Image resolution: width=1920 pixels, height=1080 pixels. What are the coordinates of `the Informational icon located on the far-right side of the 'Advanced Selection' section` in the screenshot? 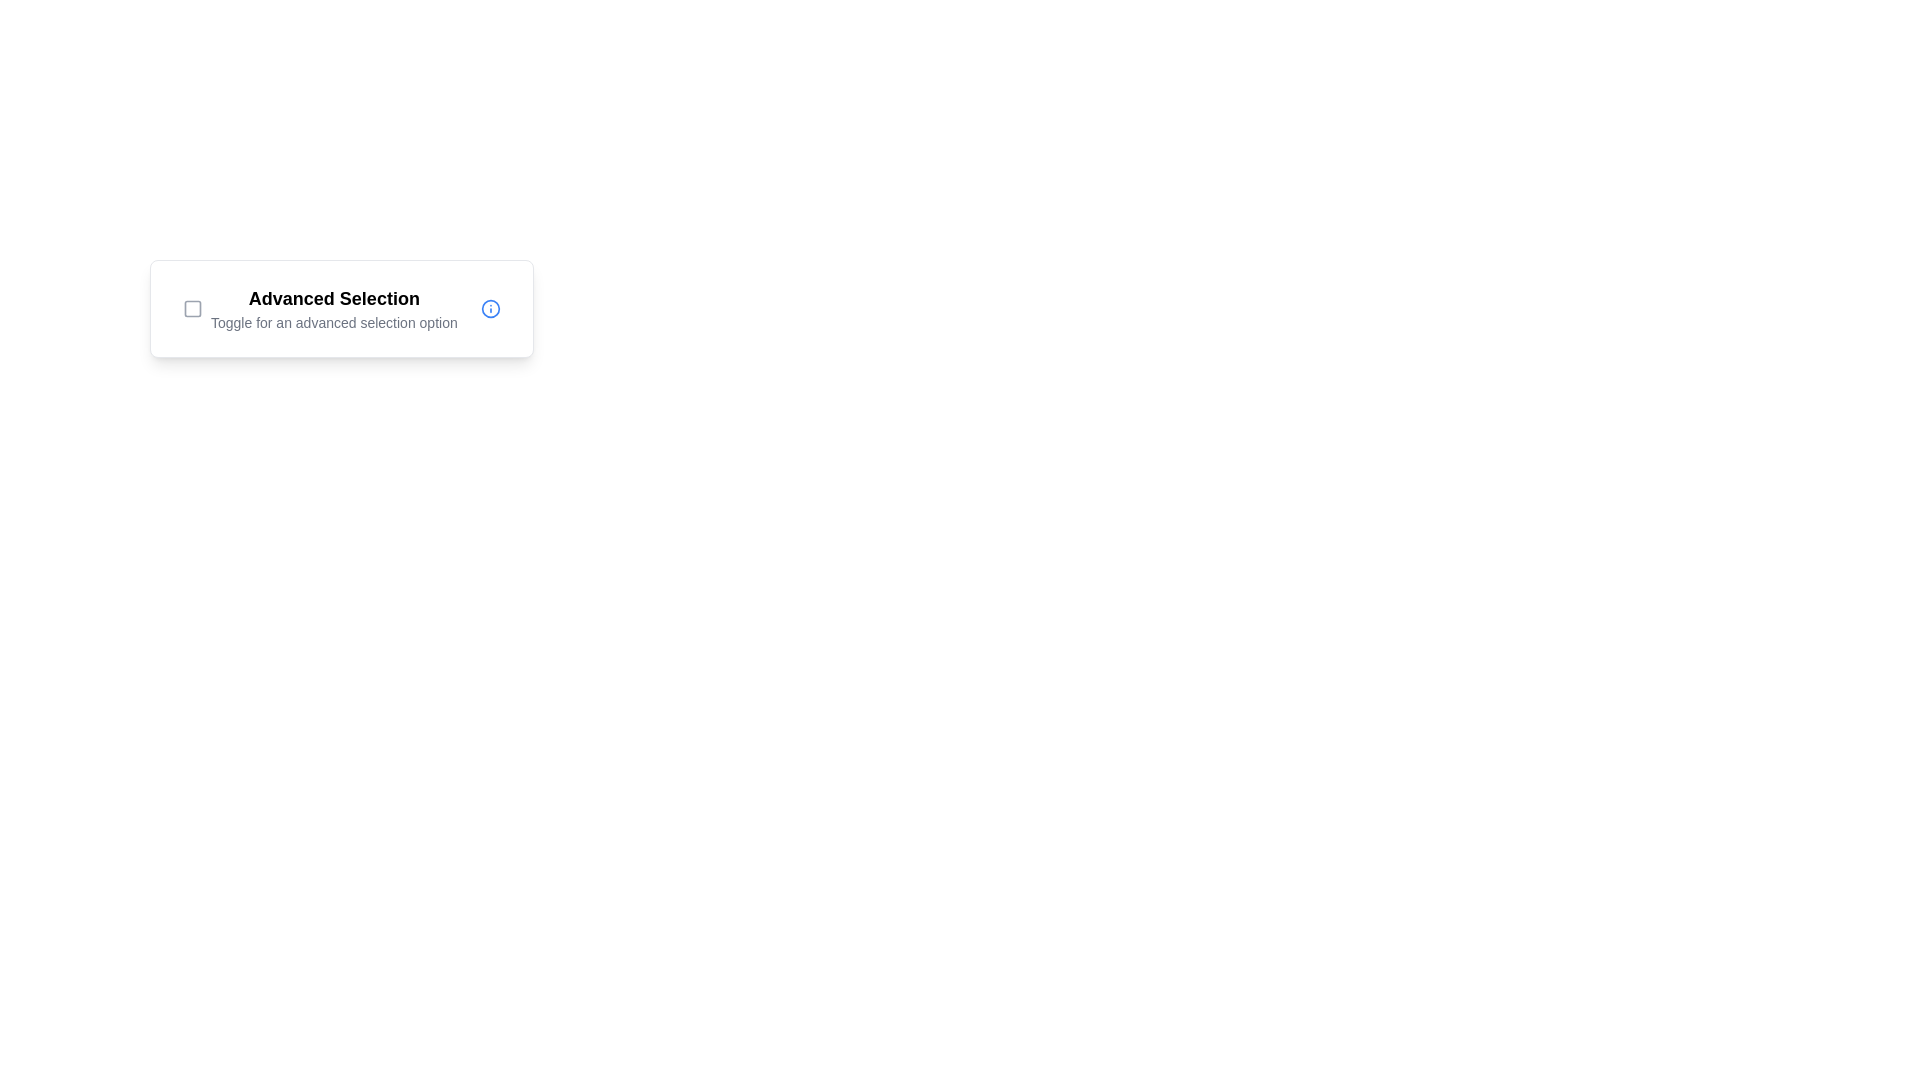 It's located at (490, 308).